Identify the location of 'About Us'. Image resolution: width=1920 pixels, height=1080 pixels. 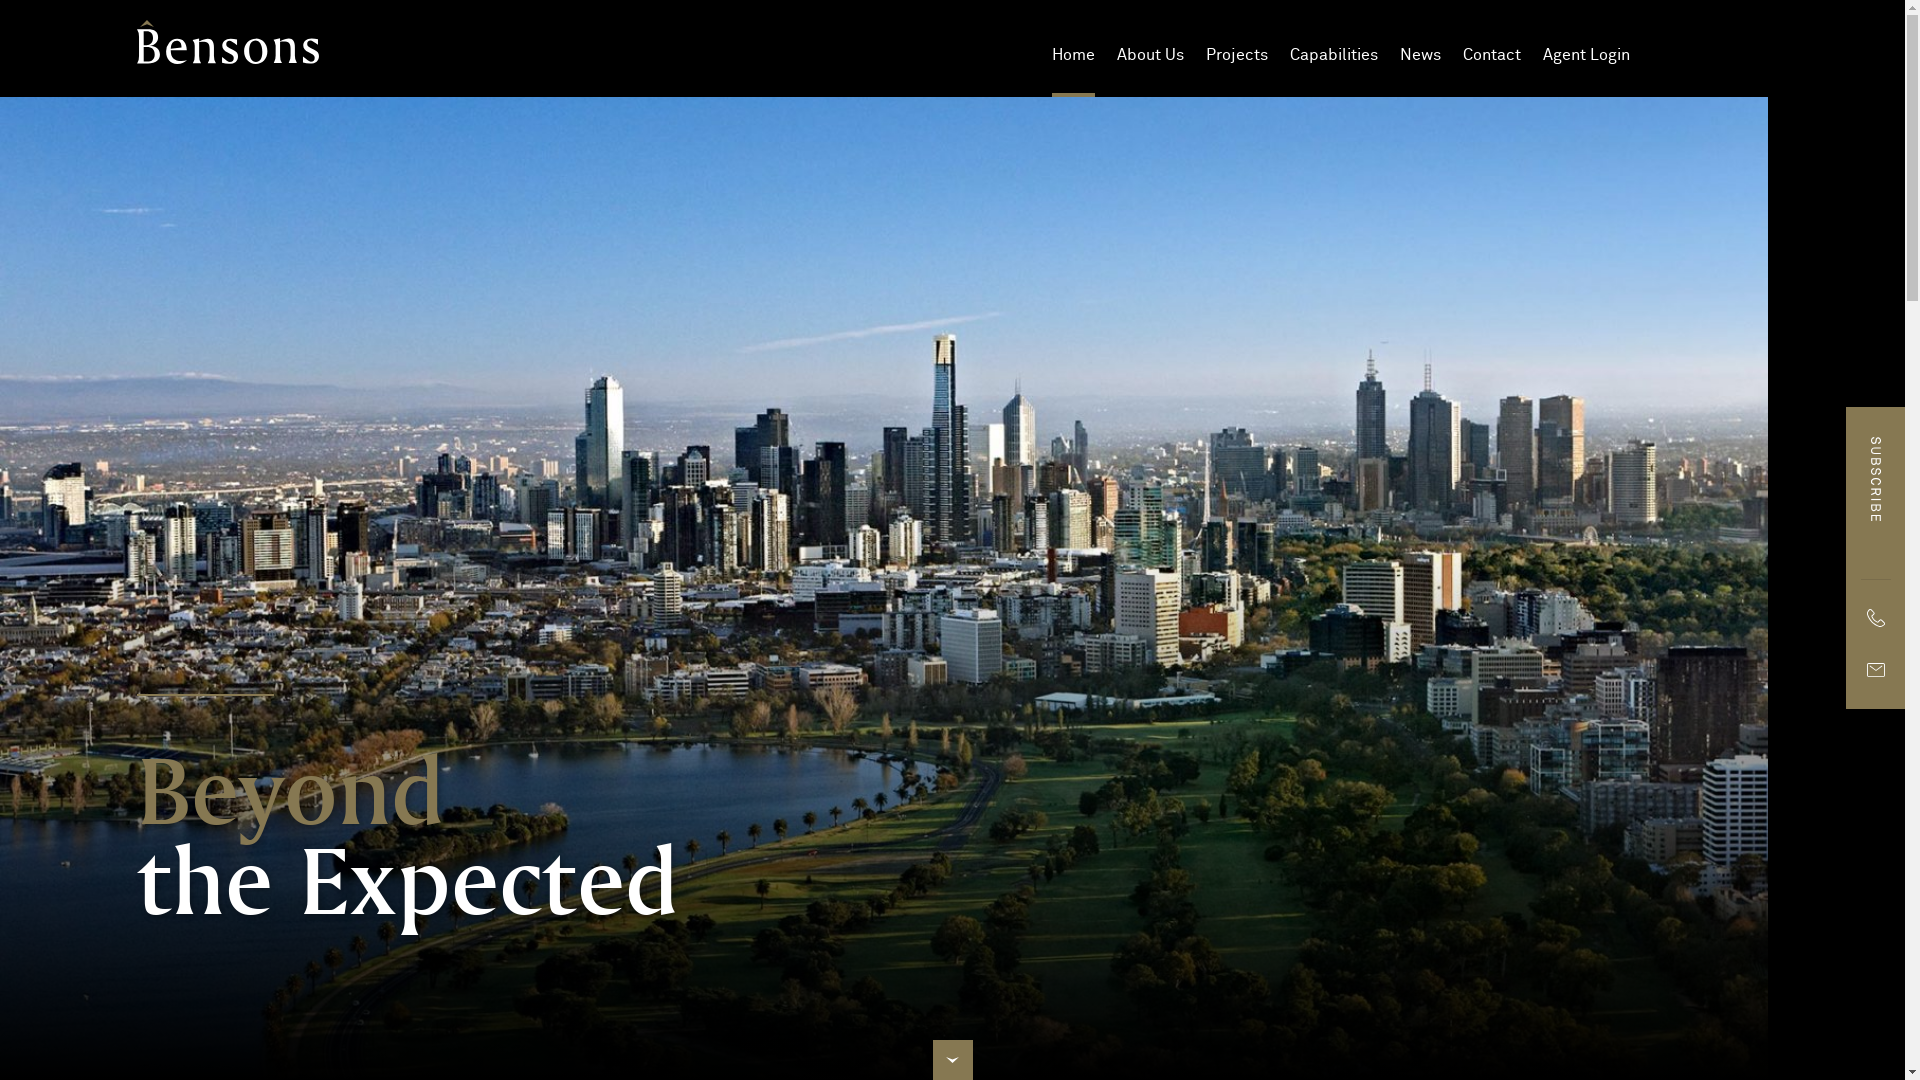
(1150, 53).